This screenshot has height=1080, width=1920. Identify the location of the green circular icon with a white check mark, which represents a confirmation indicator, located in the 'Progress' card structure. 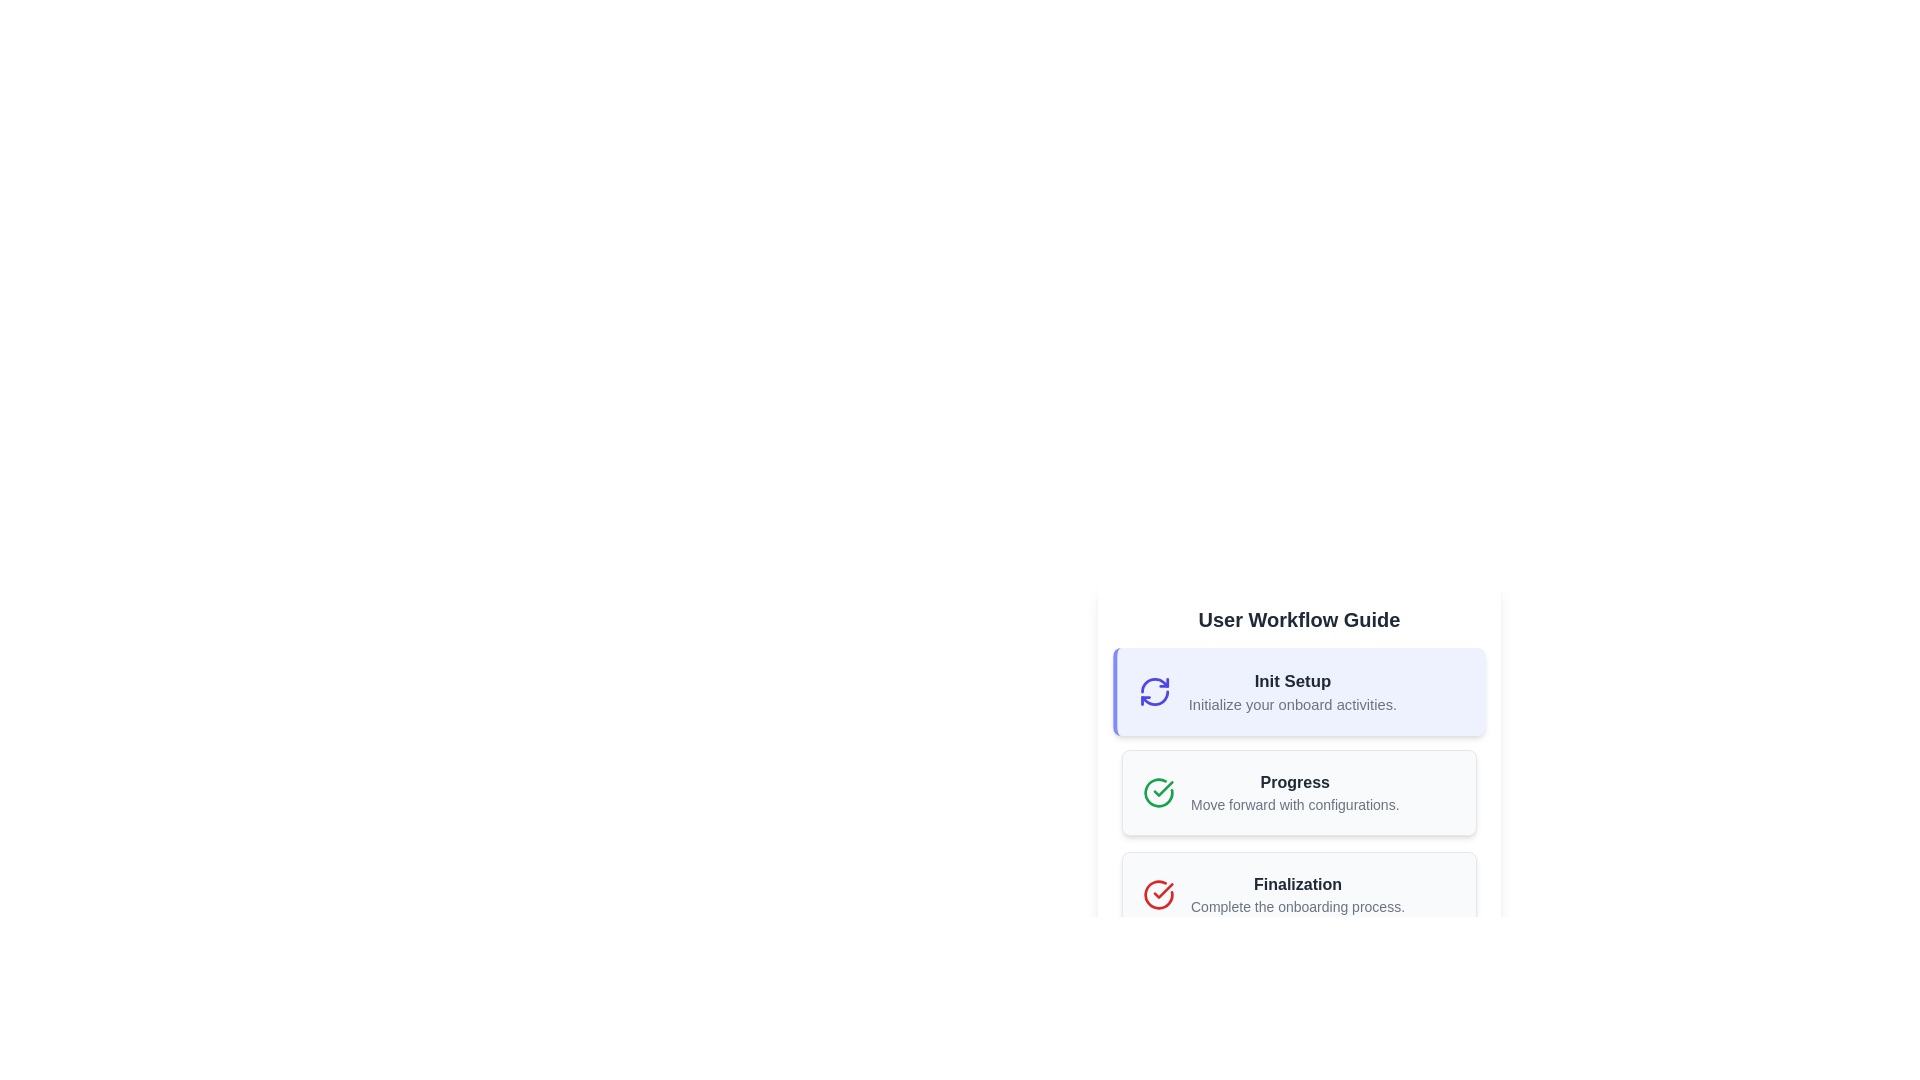
(1158, 792).